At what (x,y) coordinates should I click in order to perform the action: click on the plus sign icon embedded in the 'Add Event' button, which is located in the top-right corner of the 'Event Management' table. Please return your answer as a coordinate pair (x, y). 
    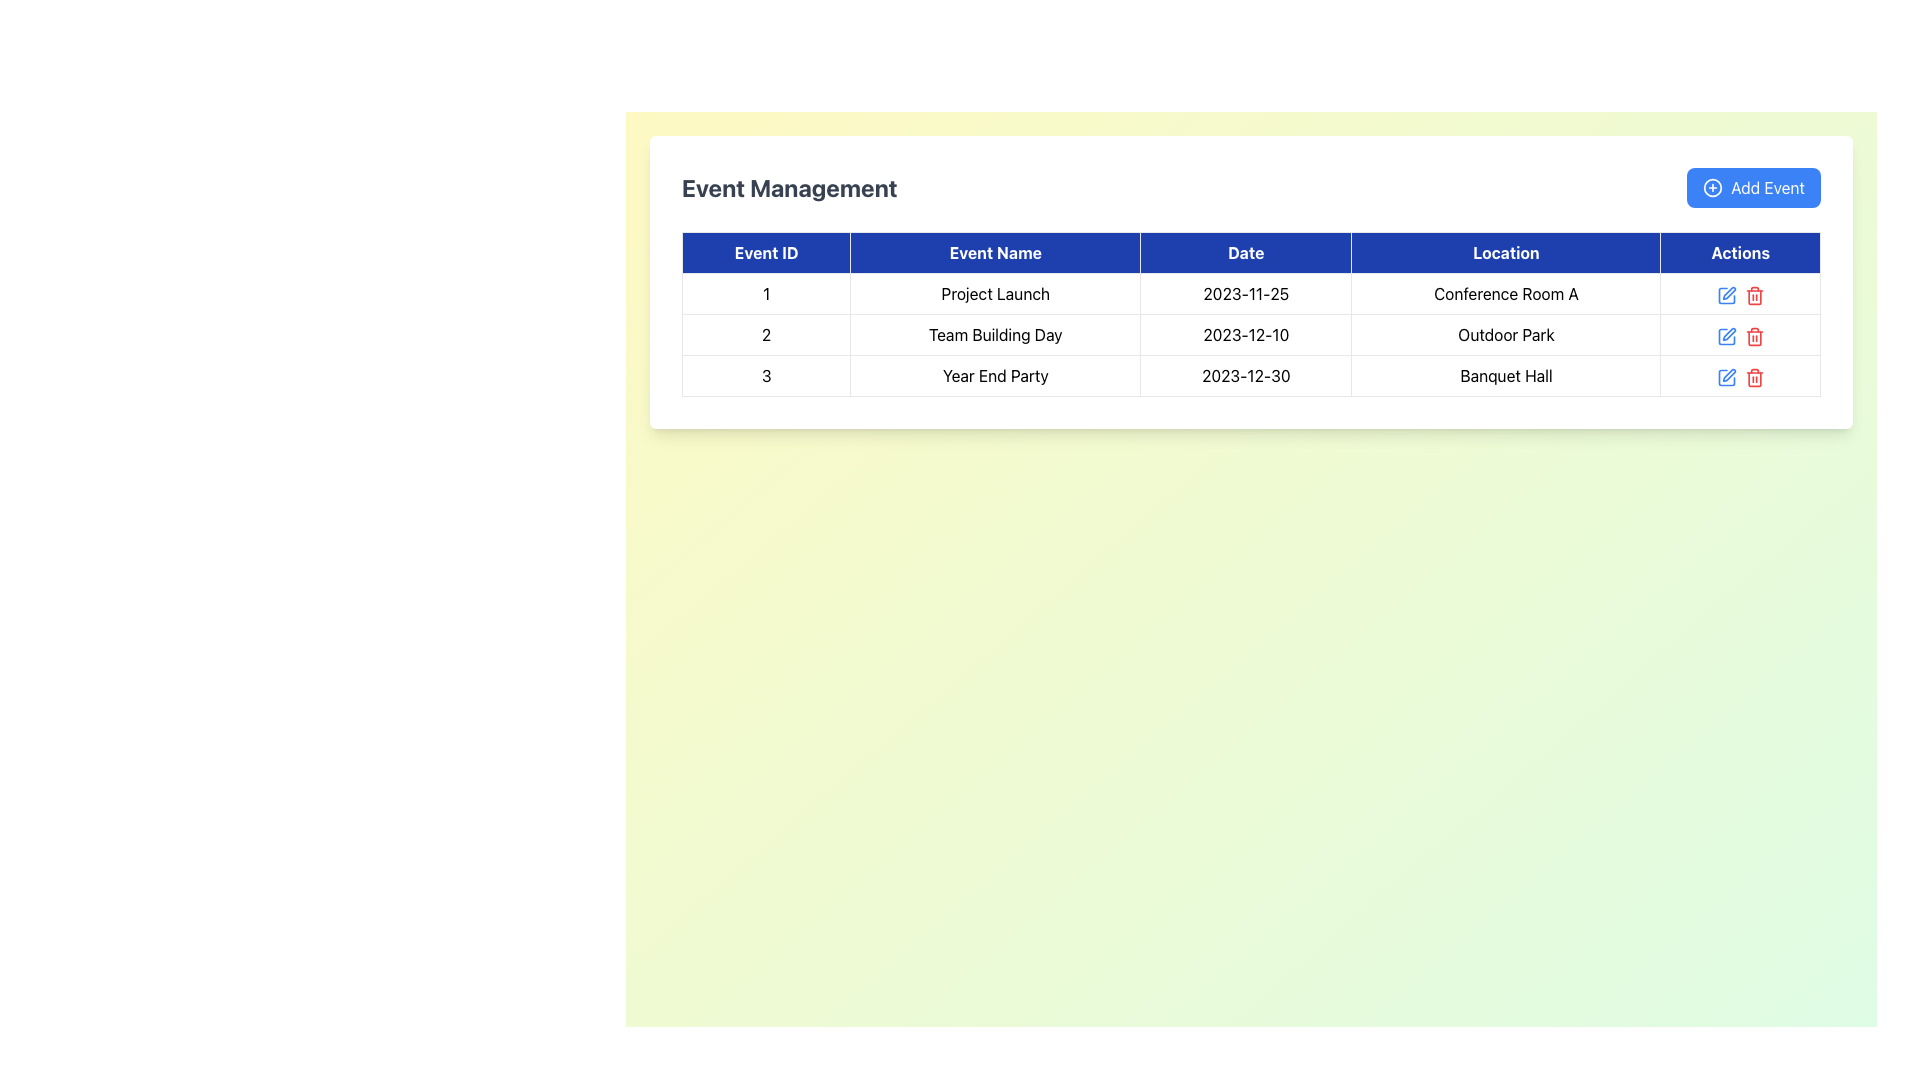
    Looking at the image, I should click on (1712, 188).